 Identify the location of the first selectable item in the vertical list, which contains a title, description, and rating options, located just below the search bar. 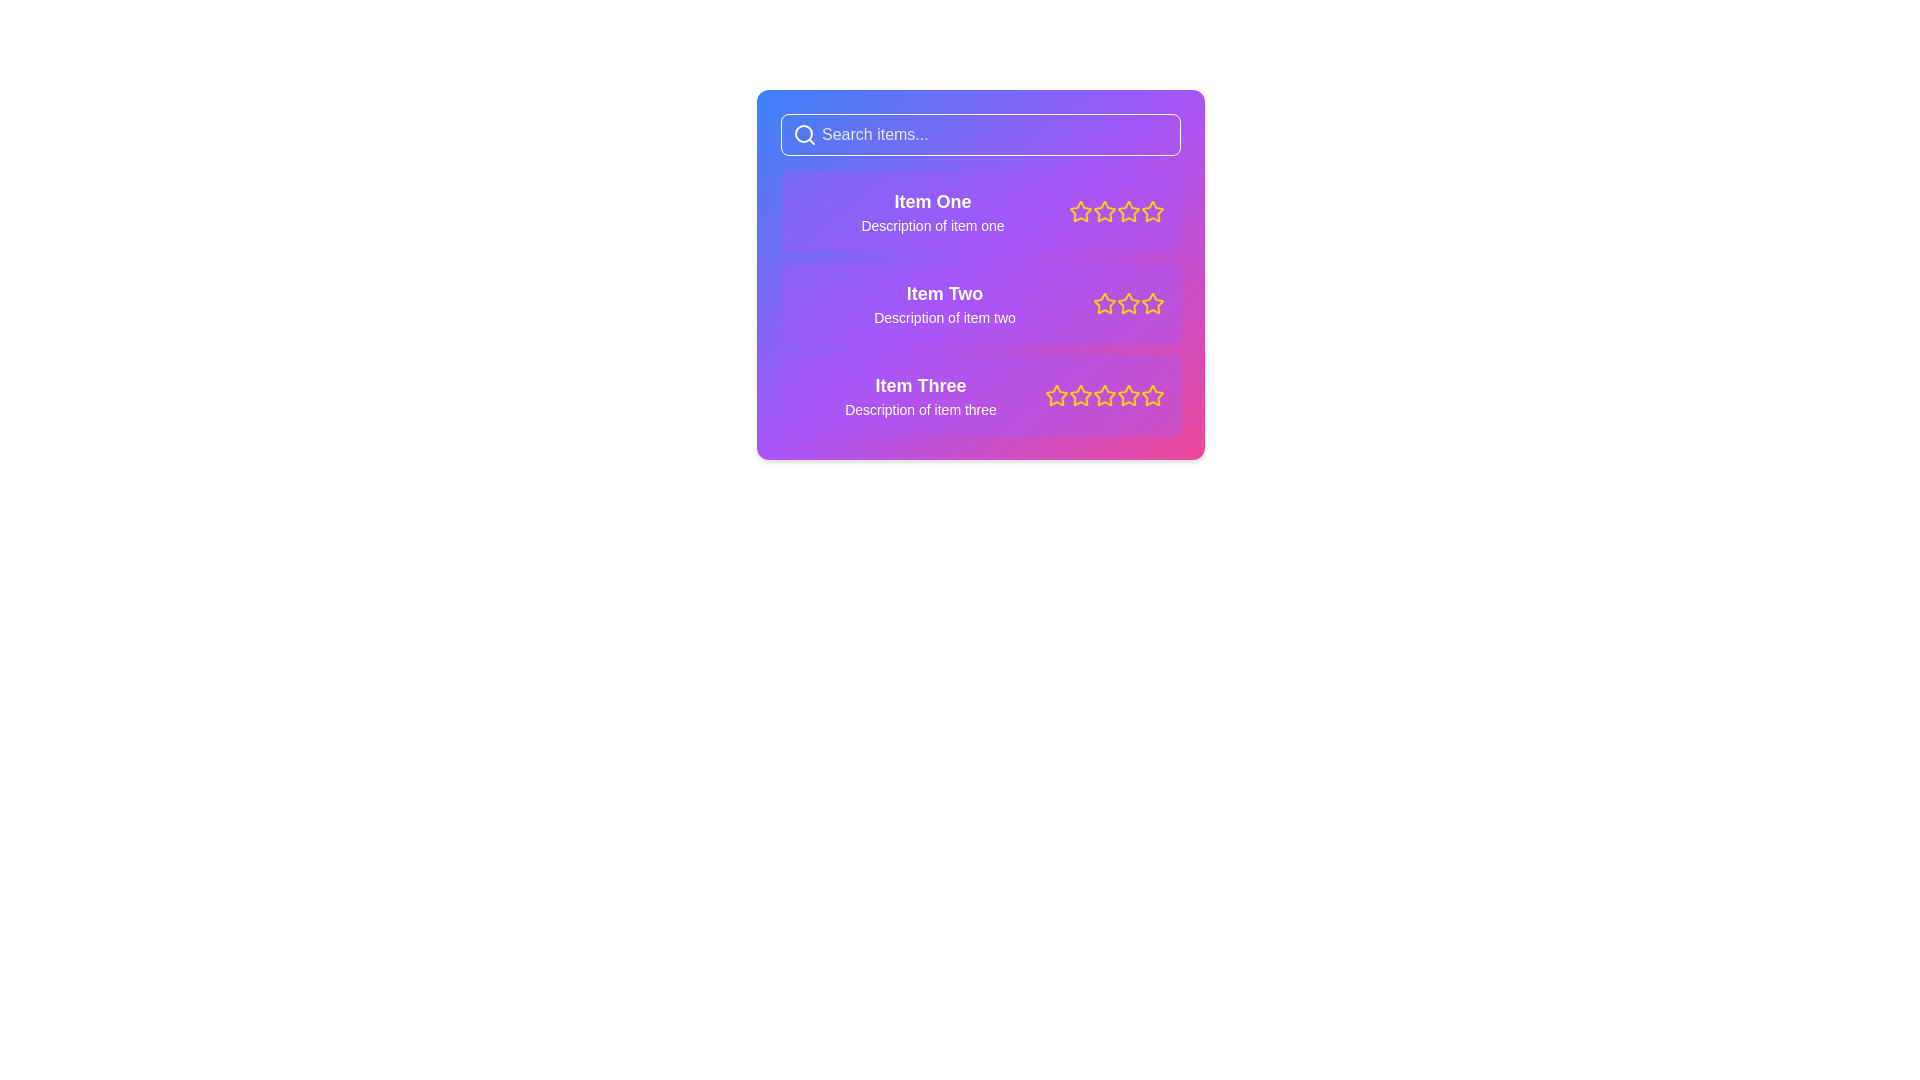
(980, 212).